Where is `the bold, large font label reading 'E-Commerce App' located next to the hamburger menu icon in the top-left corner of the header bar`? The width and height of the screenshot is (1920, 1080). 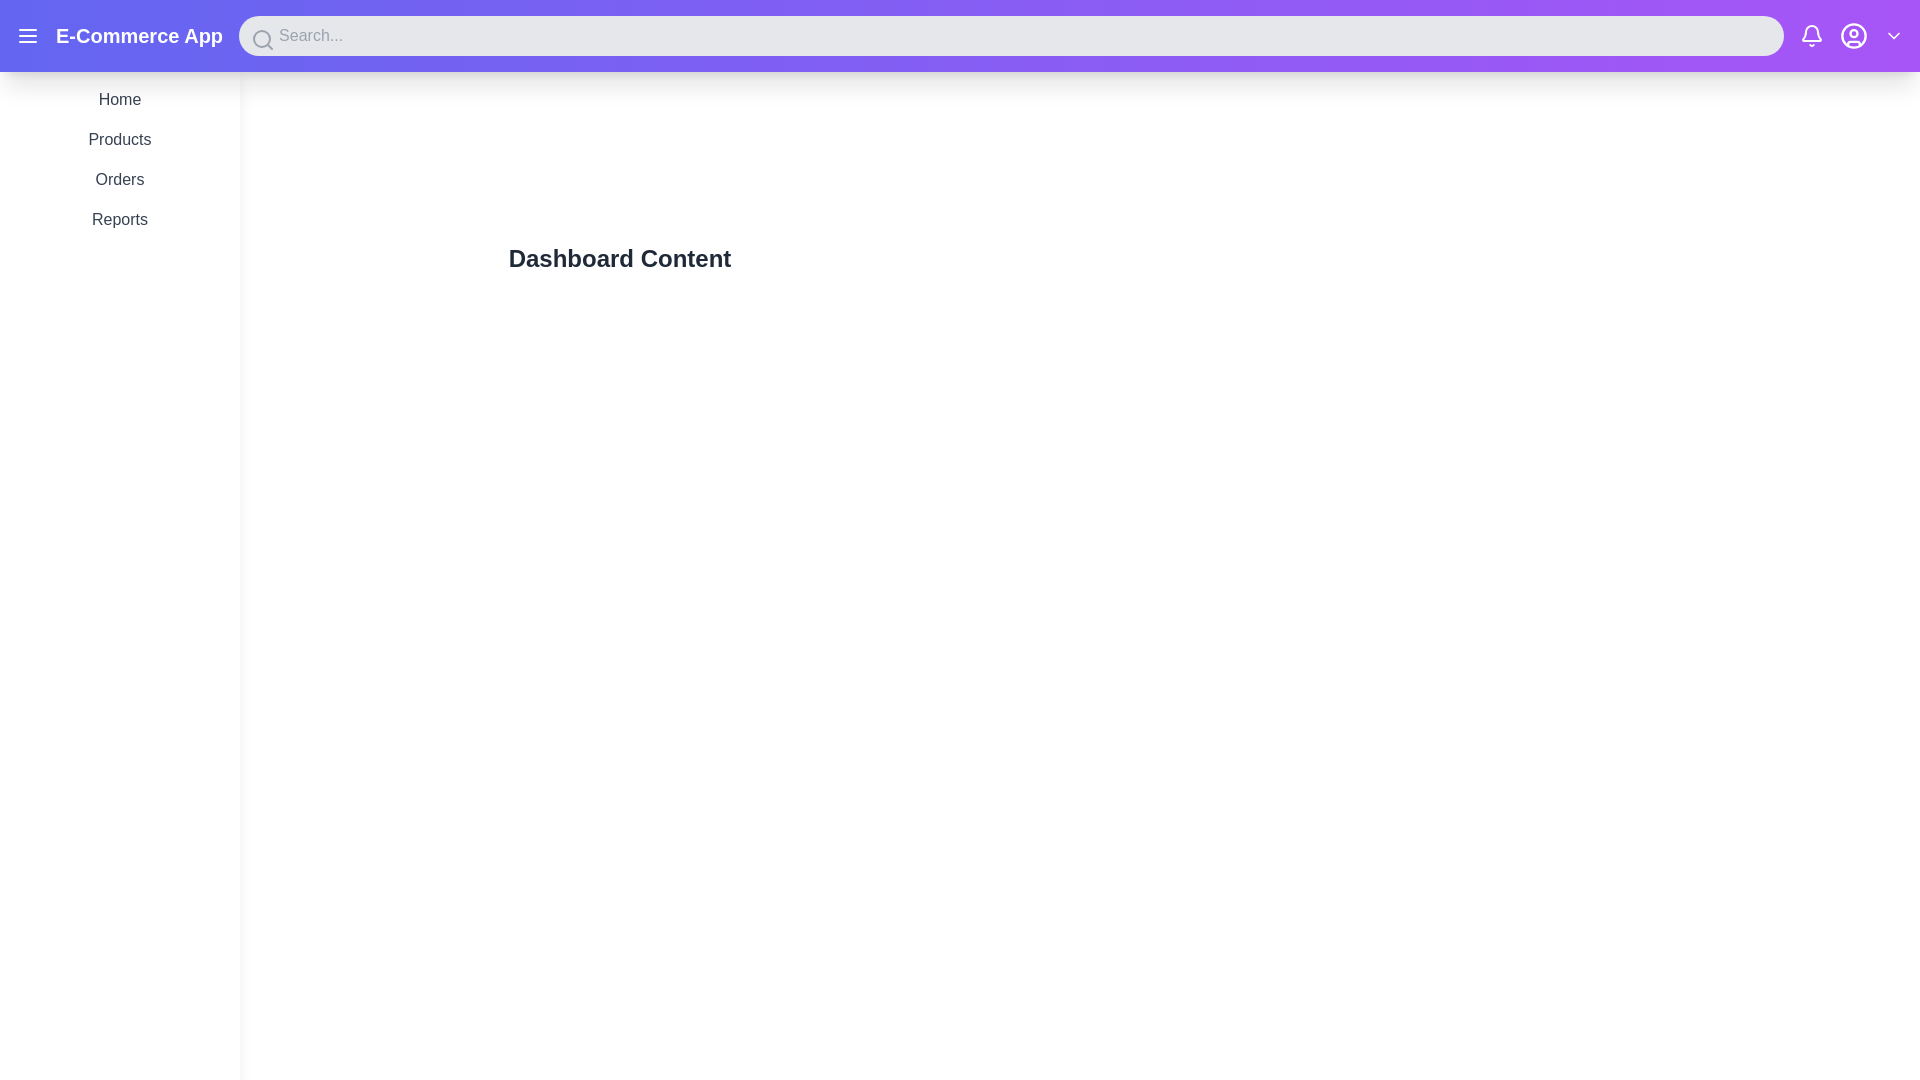
the bold, large font label reading 'E-Commerce App' located next to the hamburger menu icon in the top-left corner of the header bar is located at coordinates (118, 35).